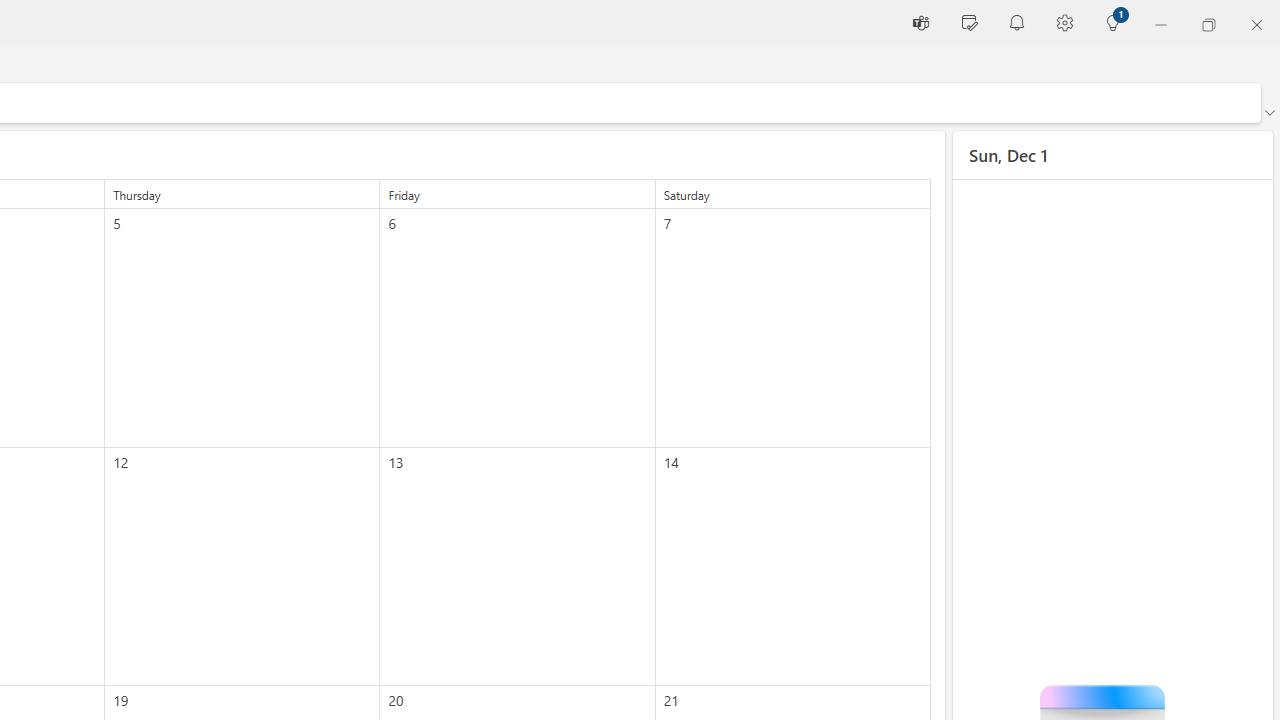 The width and height of the screenshot is (1280, 720). I want to click on 'Ribbon display options', so click(1268, 113).